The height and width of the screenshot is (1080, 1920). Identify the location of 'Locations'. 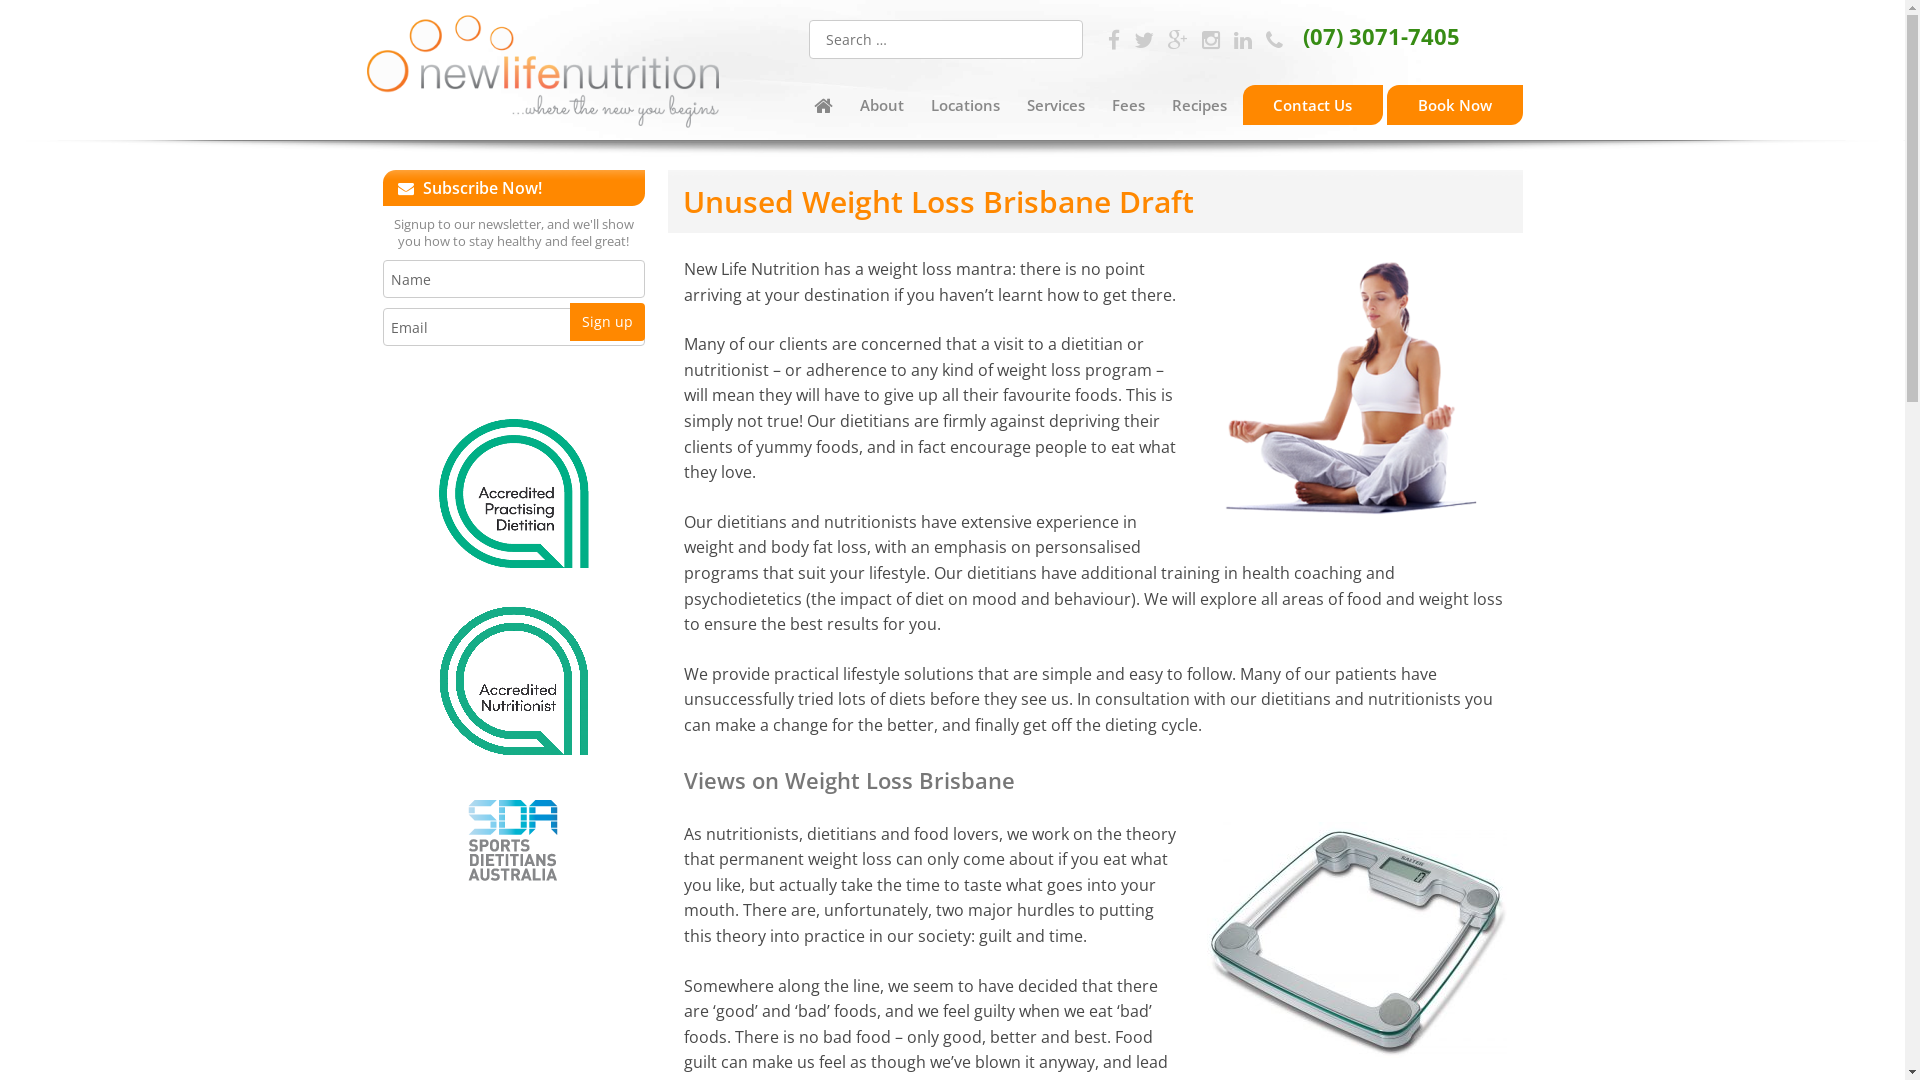
(965, 104).